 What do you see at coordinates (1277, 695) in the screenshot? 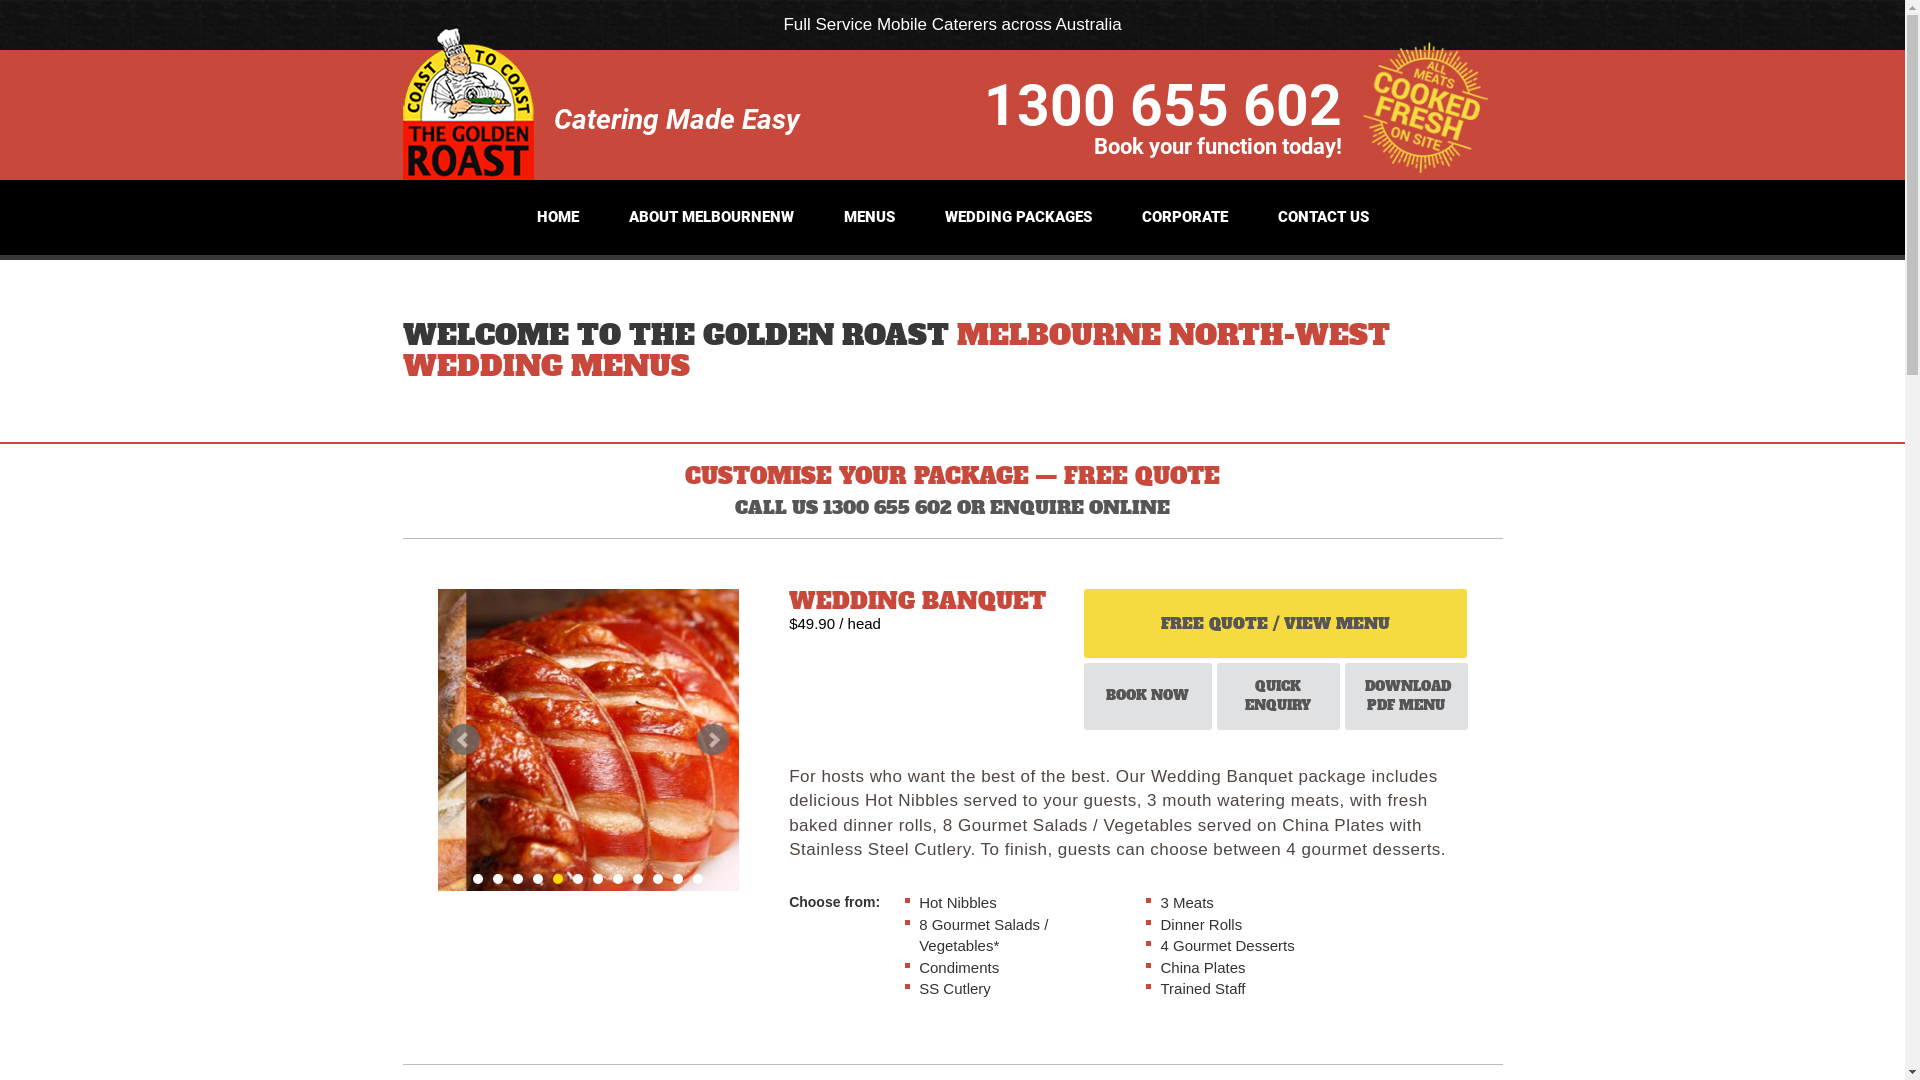
I see `'QUICK` at bounding box center [1277, 695].